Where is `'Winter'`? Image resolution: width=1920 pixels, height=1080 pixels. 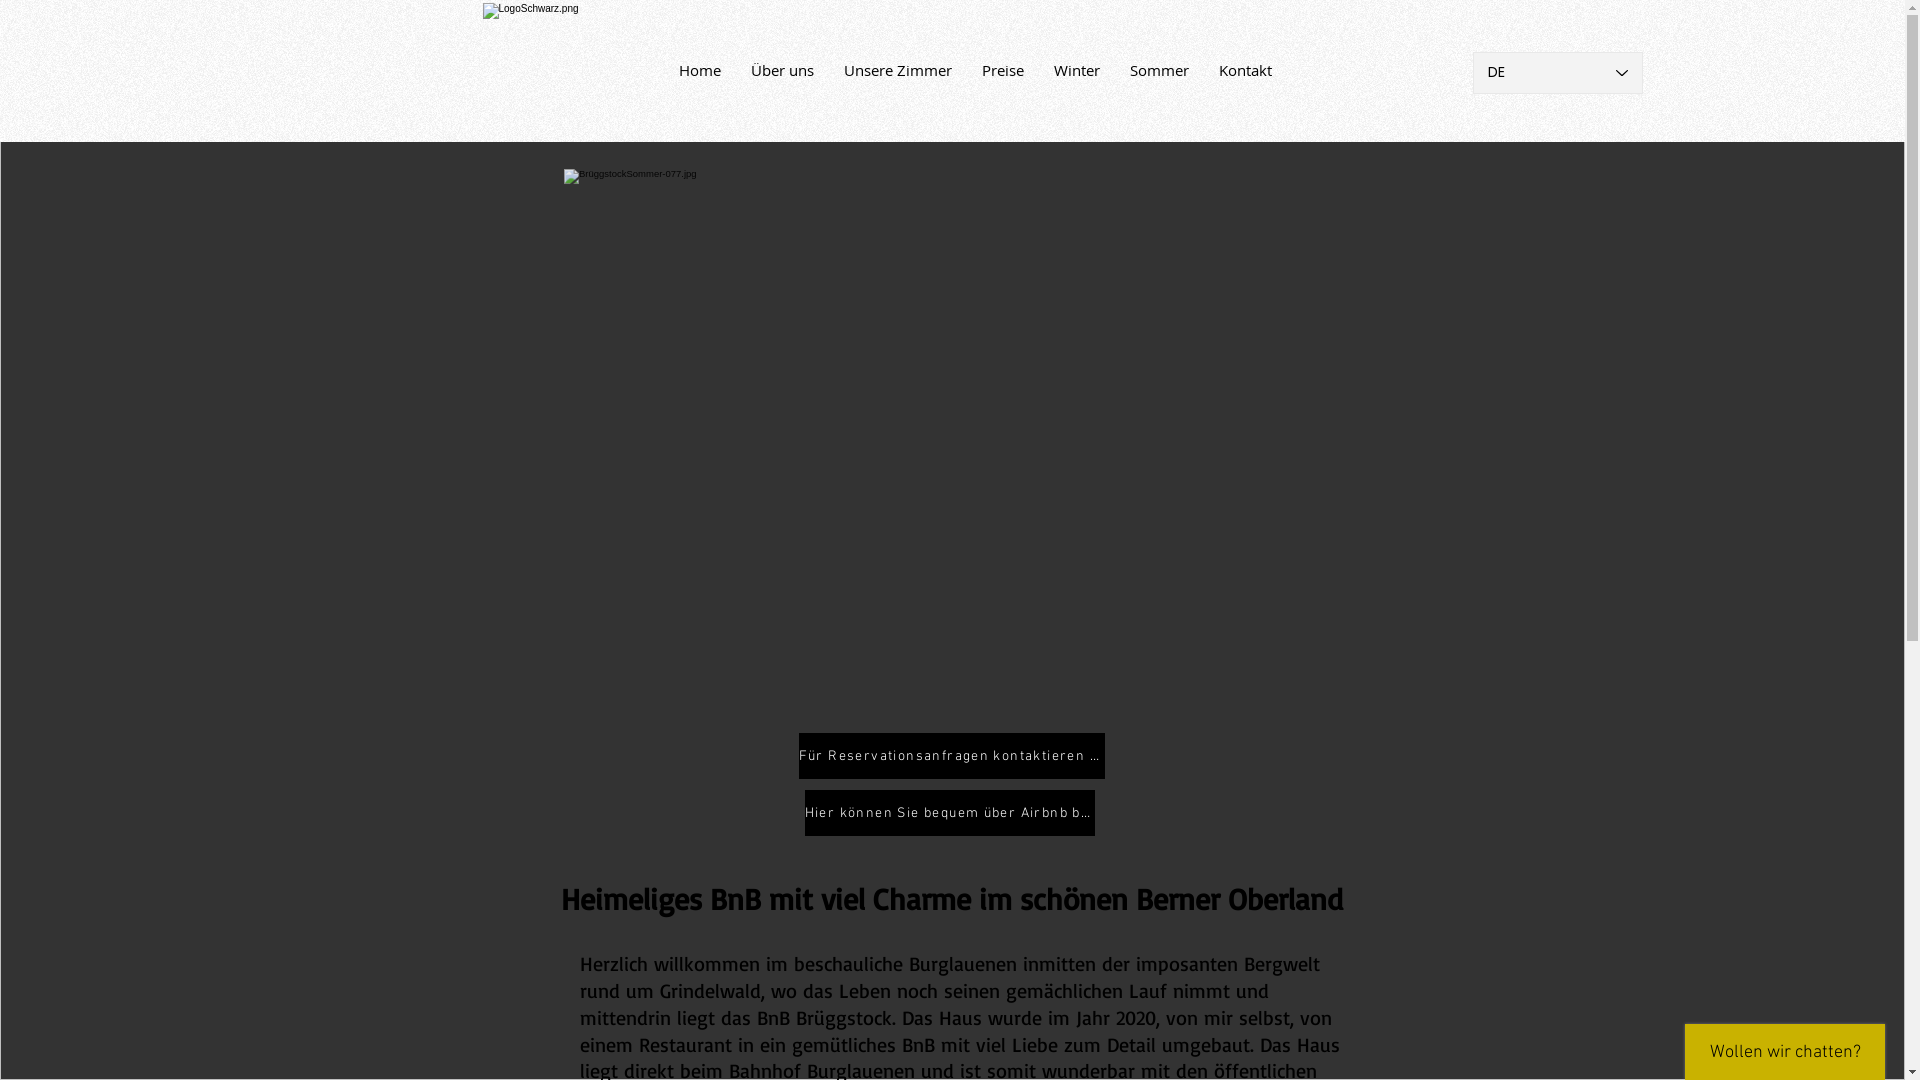
'Winter' is located at coordinates (1074, 68).